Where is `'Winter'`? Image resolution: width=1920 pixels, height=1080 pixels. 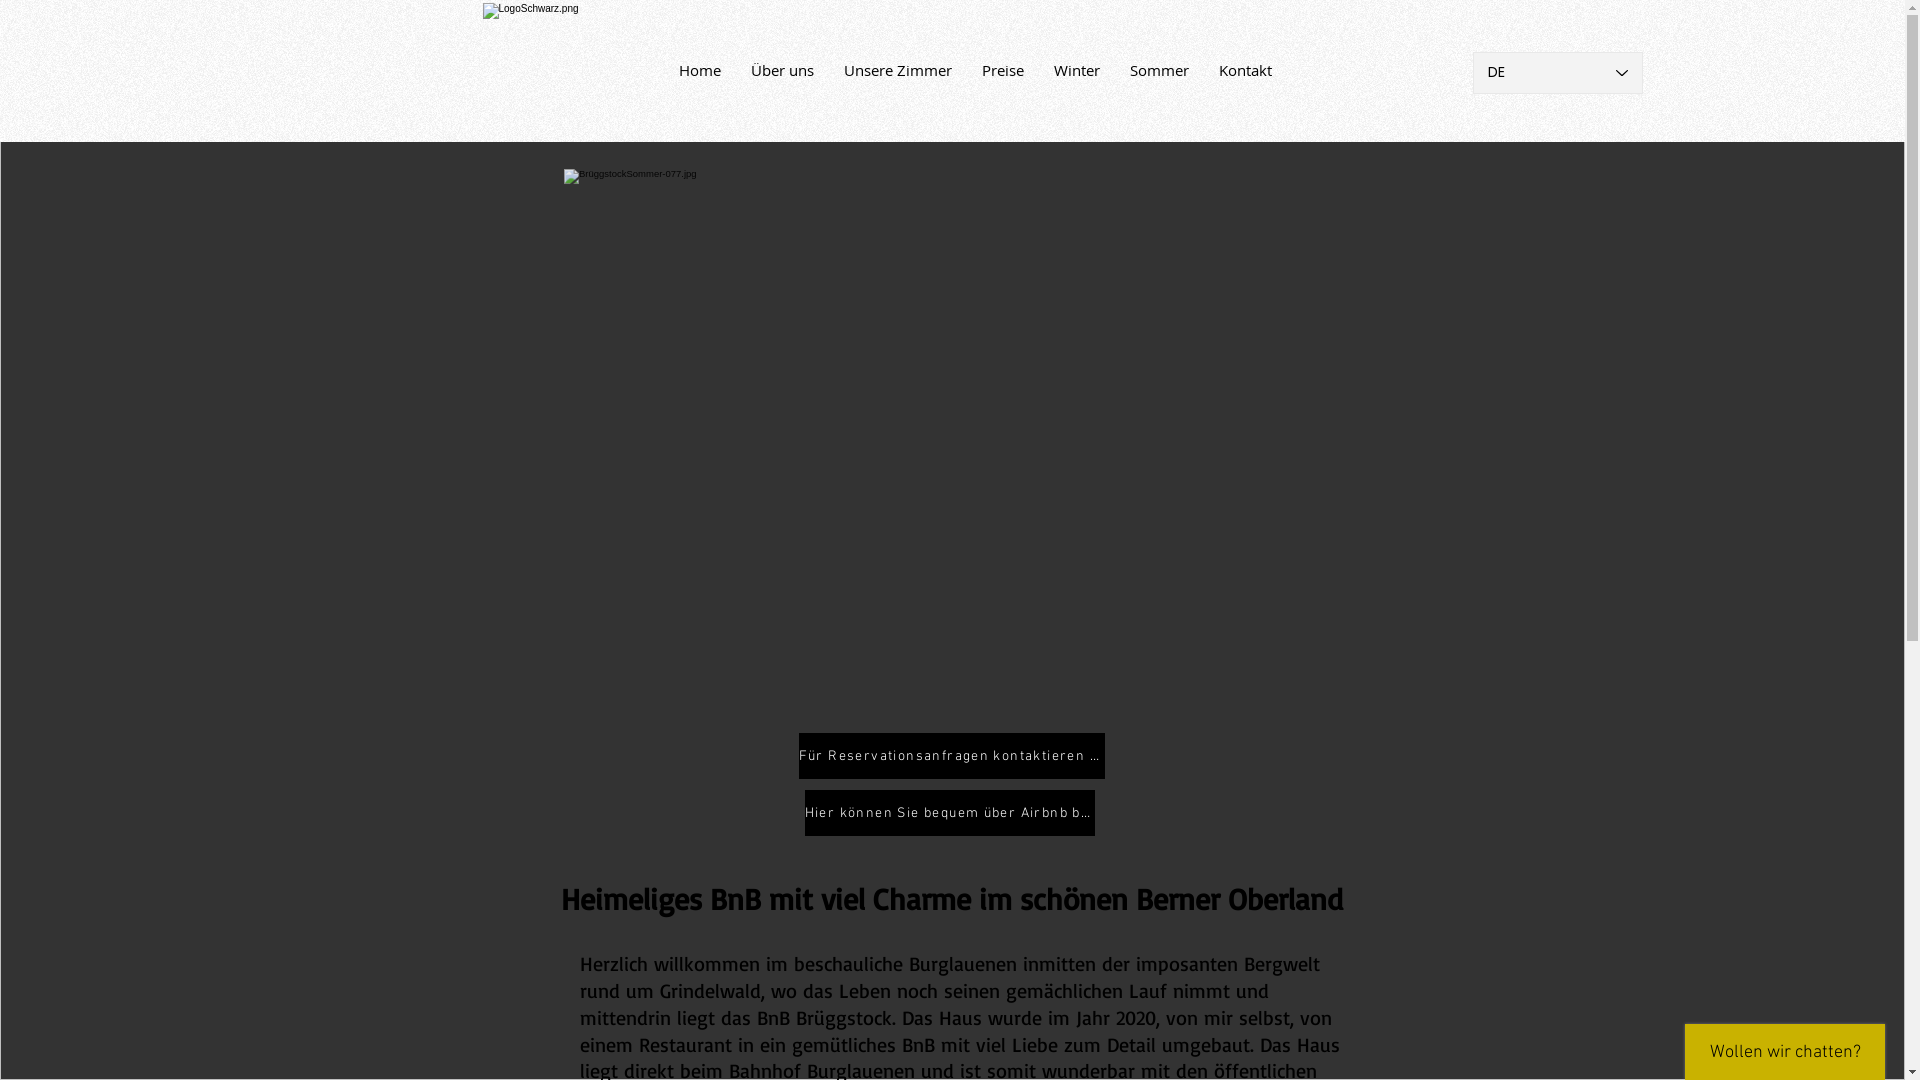
'Winter' is located at coordinates (1074, 68).